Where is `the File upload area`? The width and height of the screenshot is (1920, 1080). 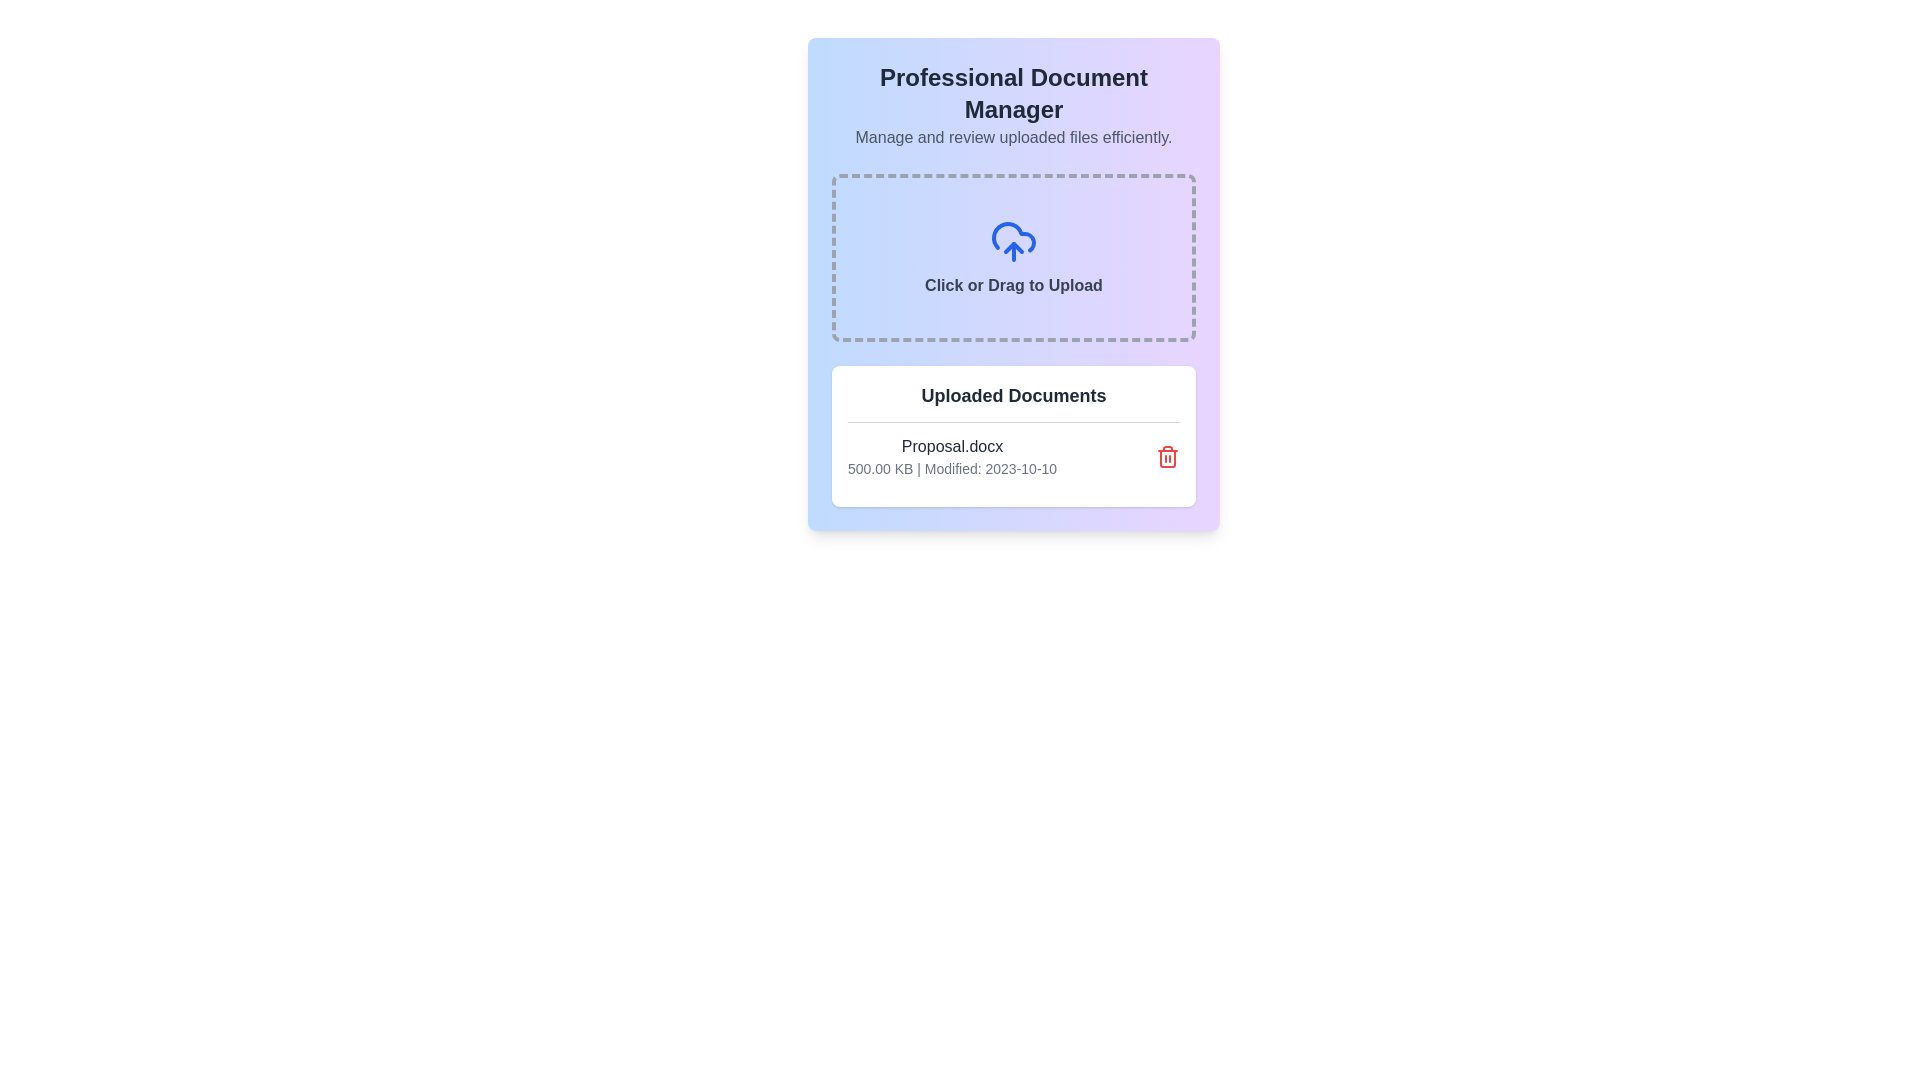 the File upload area is located at coordinates (1013, 257).